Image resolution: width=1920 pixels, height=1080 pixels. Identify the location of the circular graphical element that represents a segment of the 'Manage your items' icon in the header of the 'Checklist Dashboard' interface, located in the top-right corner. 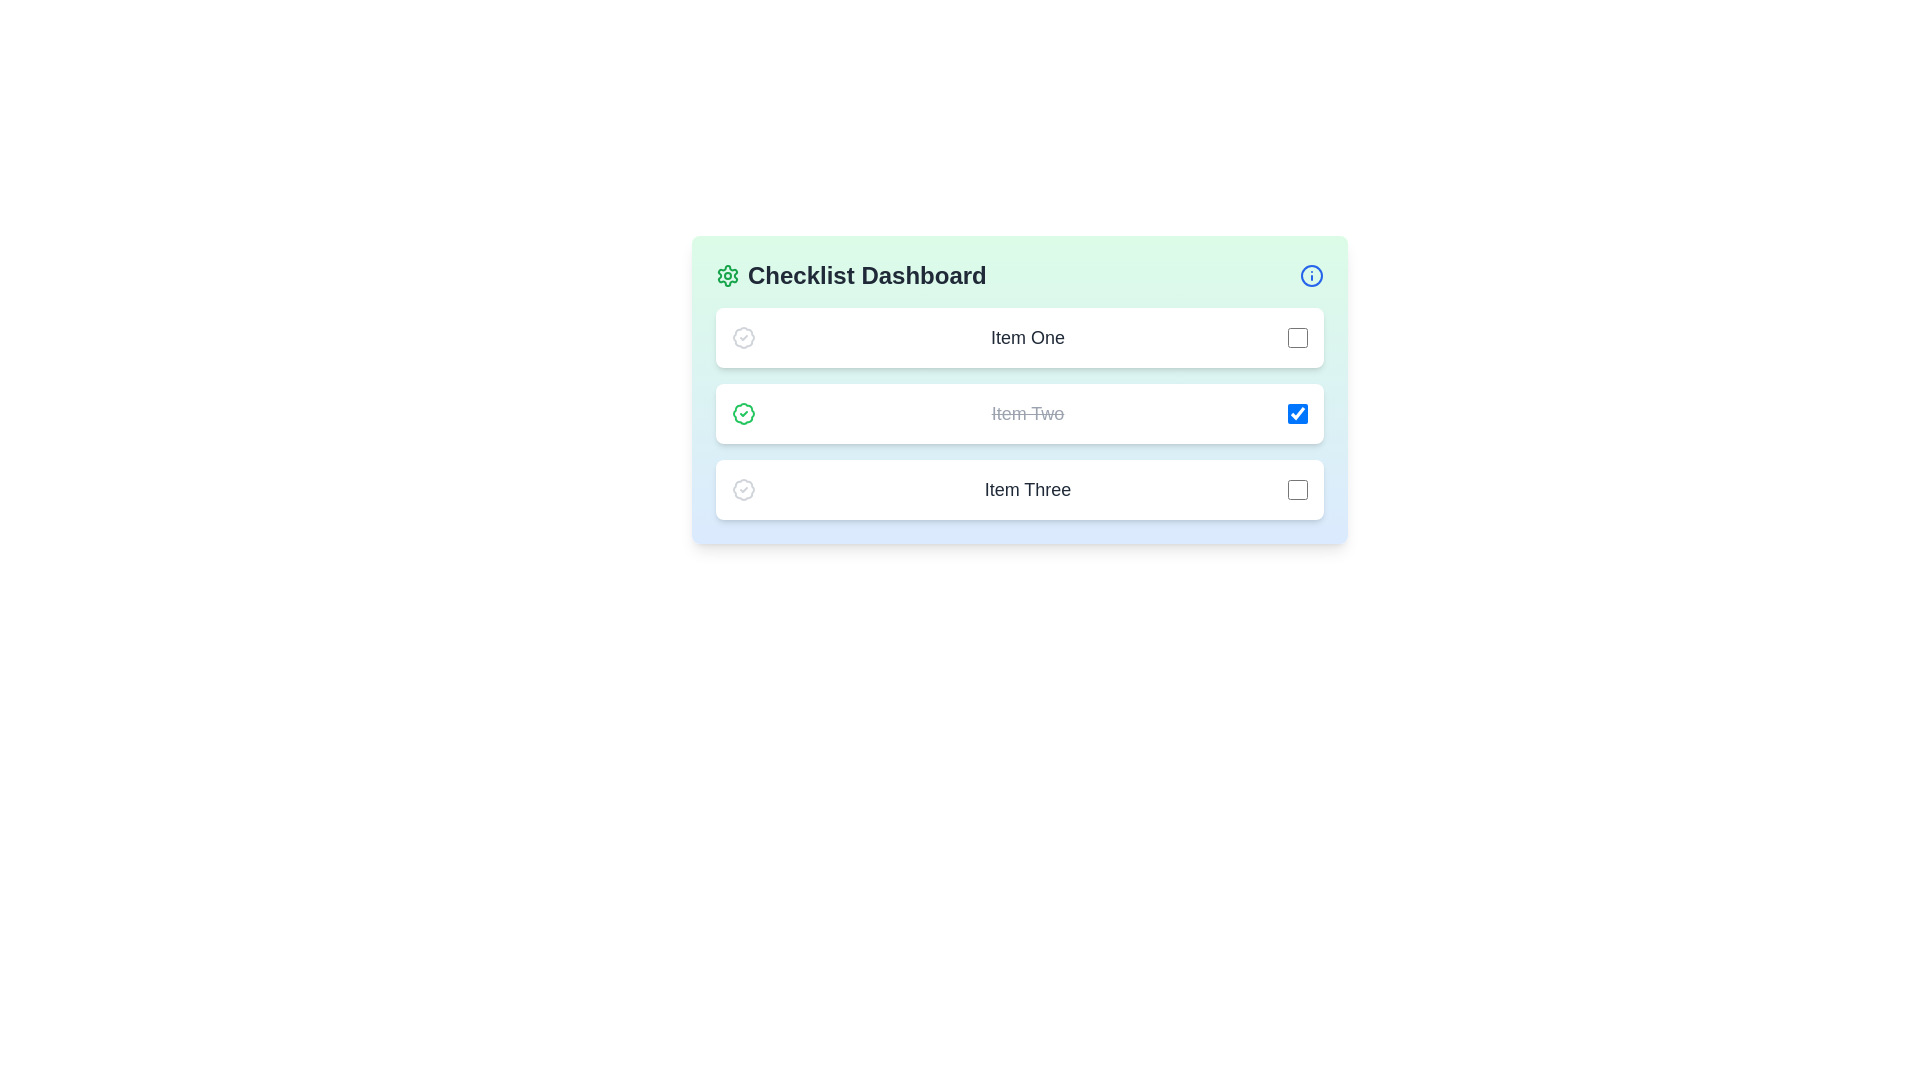
(1311, 276).